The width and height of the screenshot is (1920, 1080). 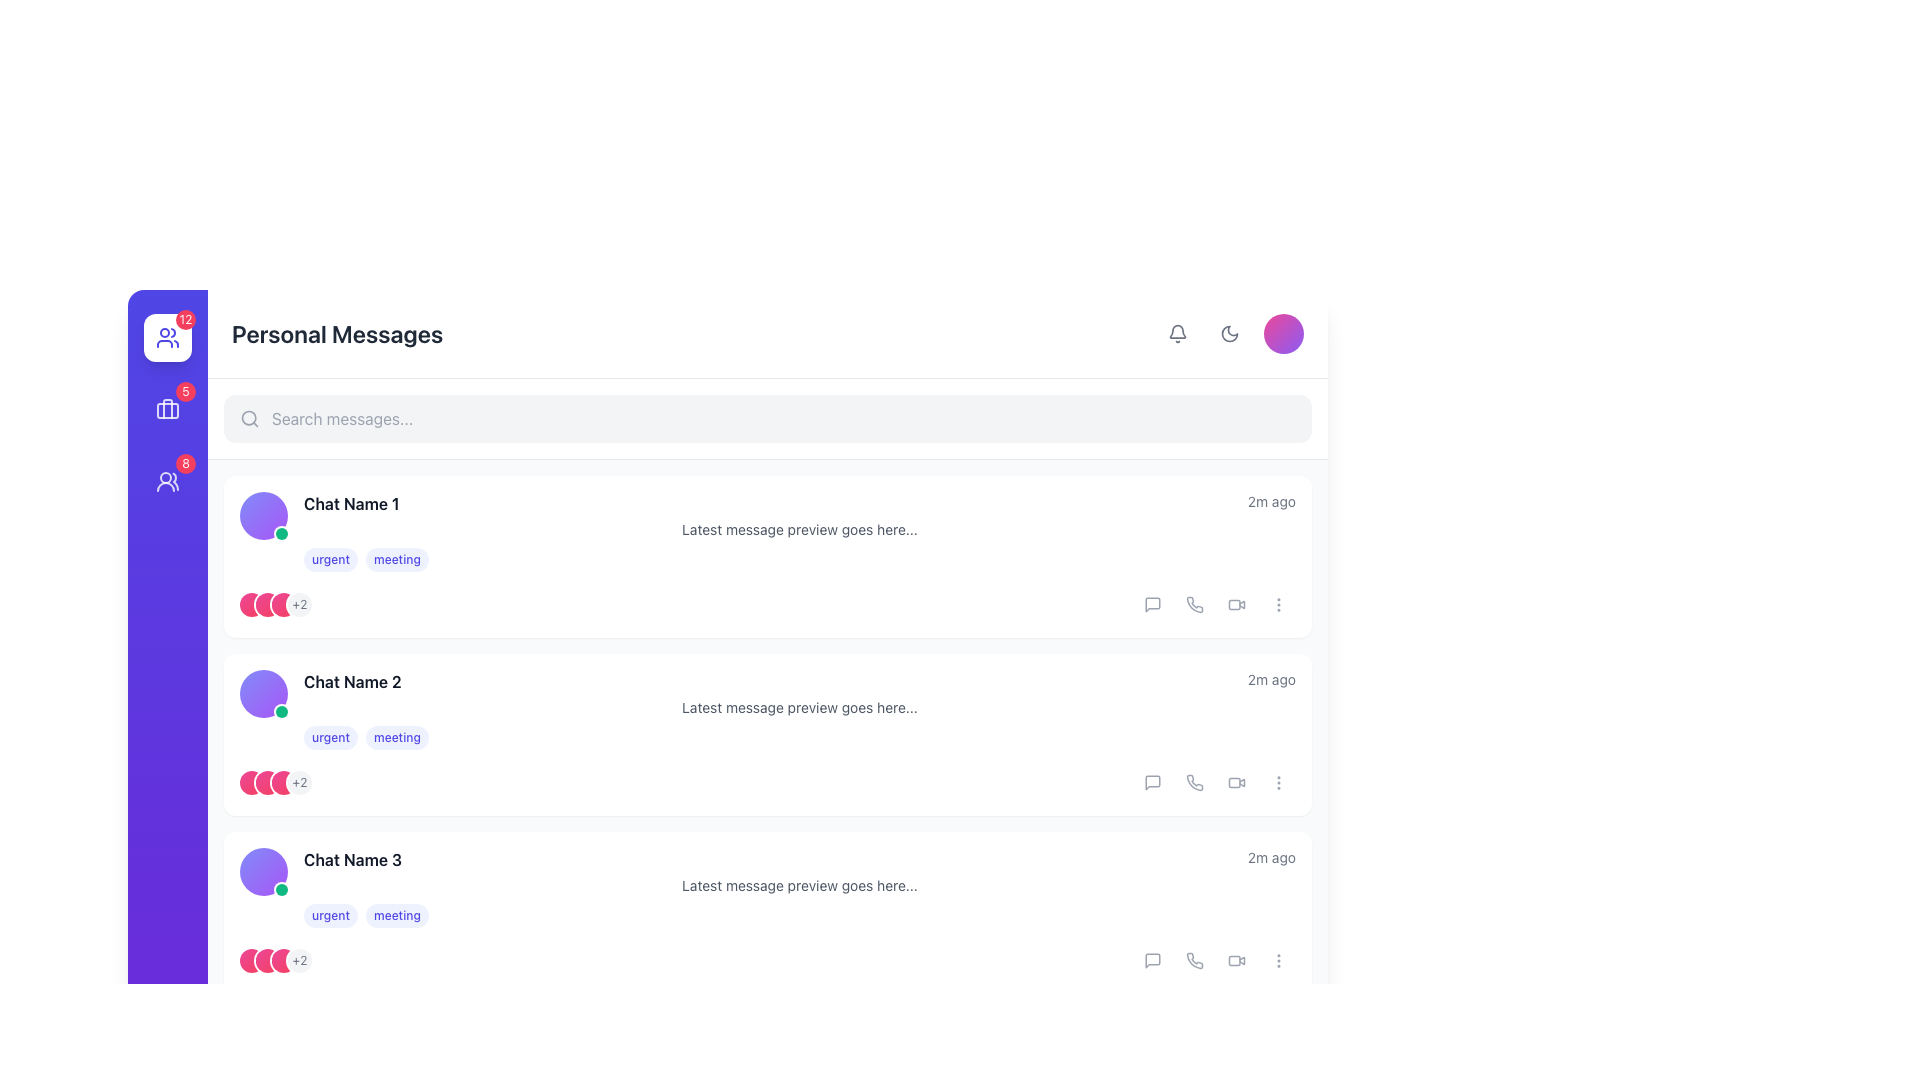 What do you see at coordinates (1152, 782) in the screenshot?
I see `the interactive button with a speech bubble icon located in the second chat entry, first icon from the left` at bounding box center [1152, 782].